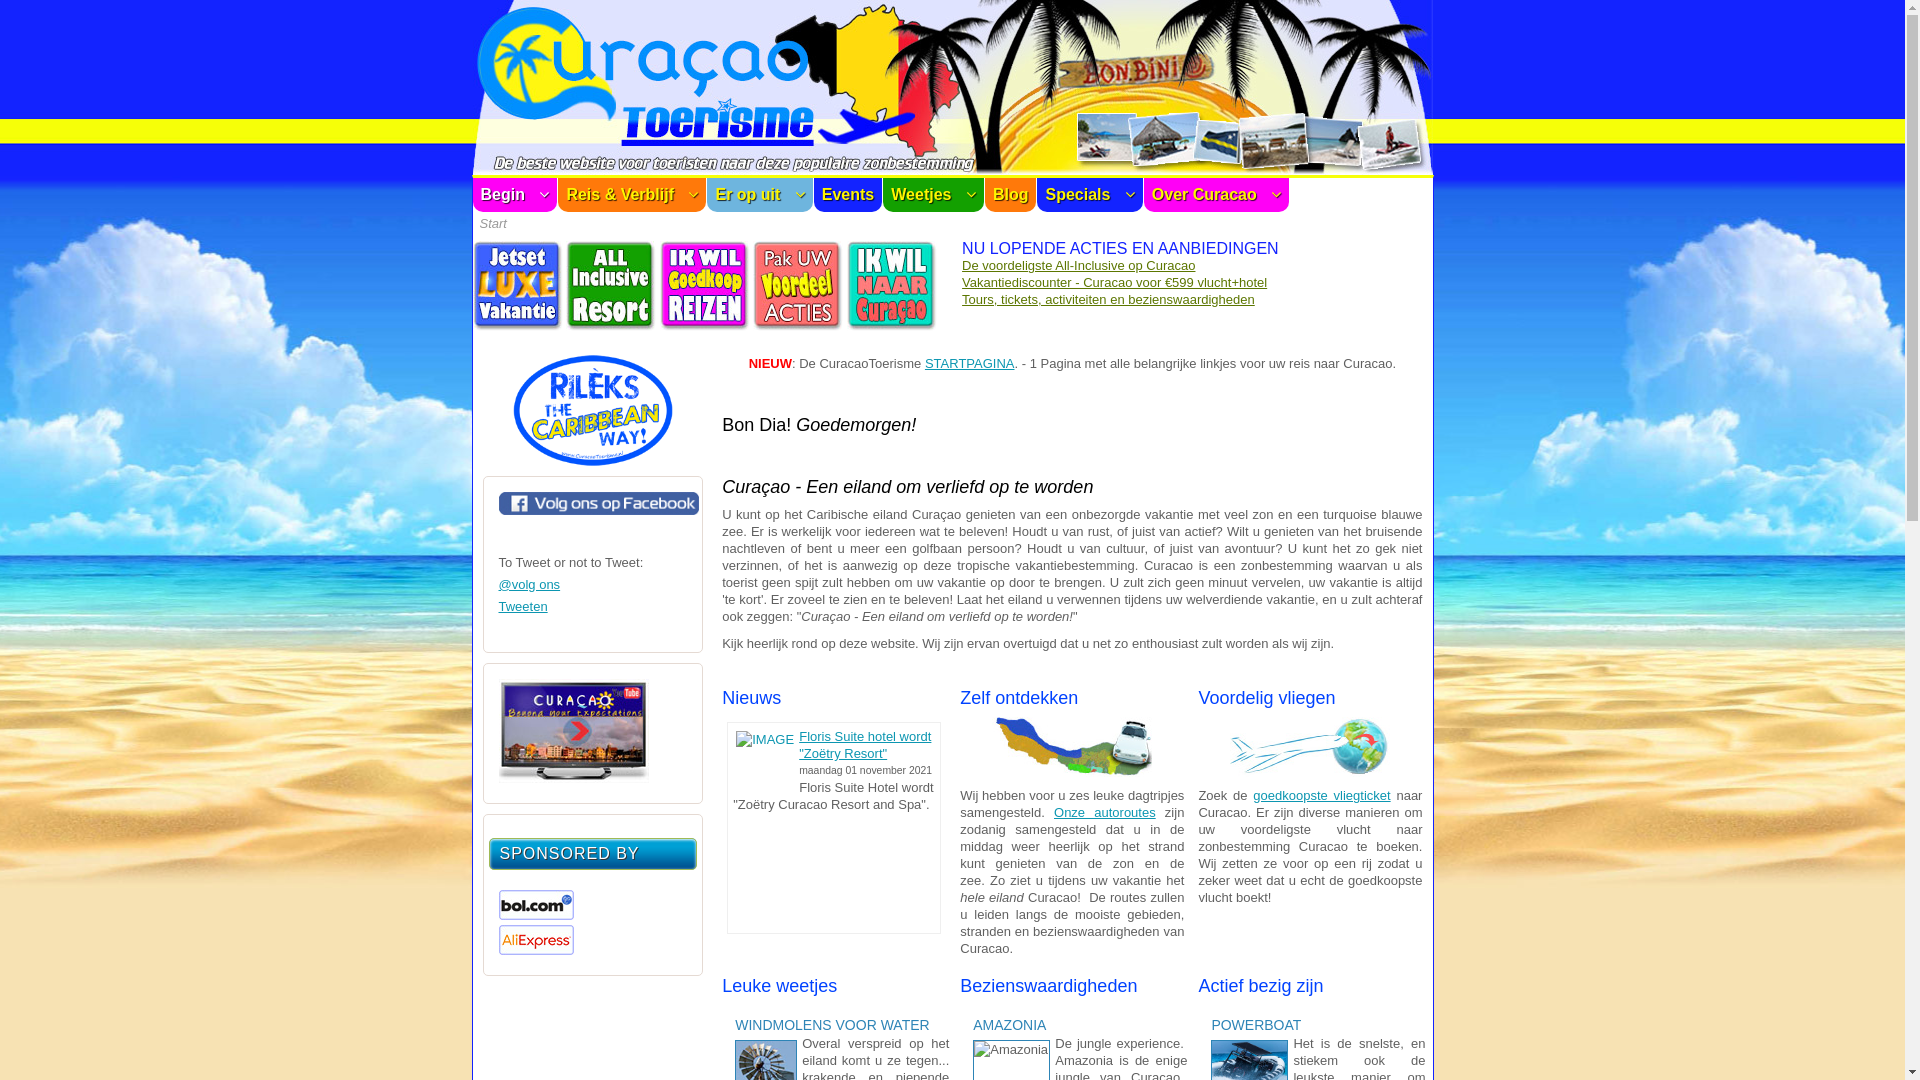 The height and width of the screenshot is (1080, 1920). I want to click on 'Onze autoroutes', so click(1103, 812).